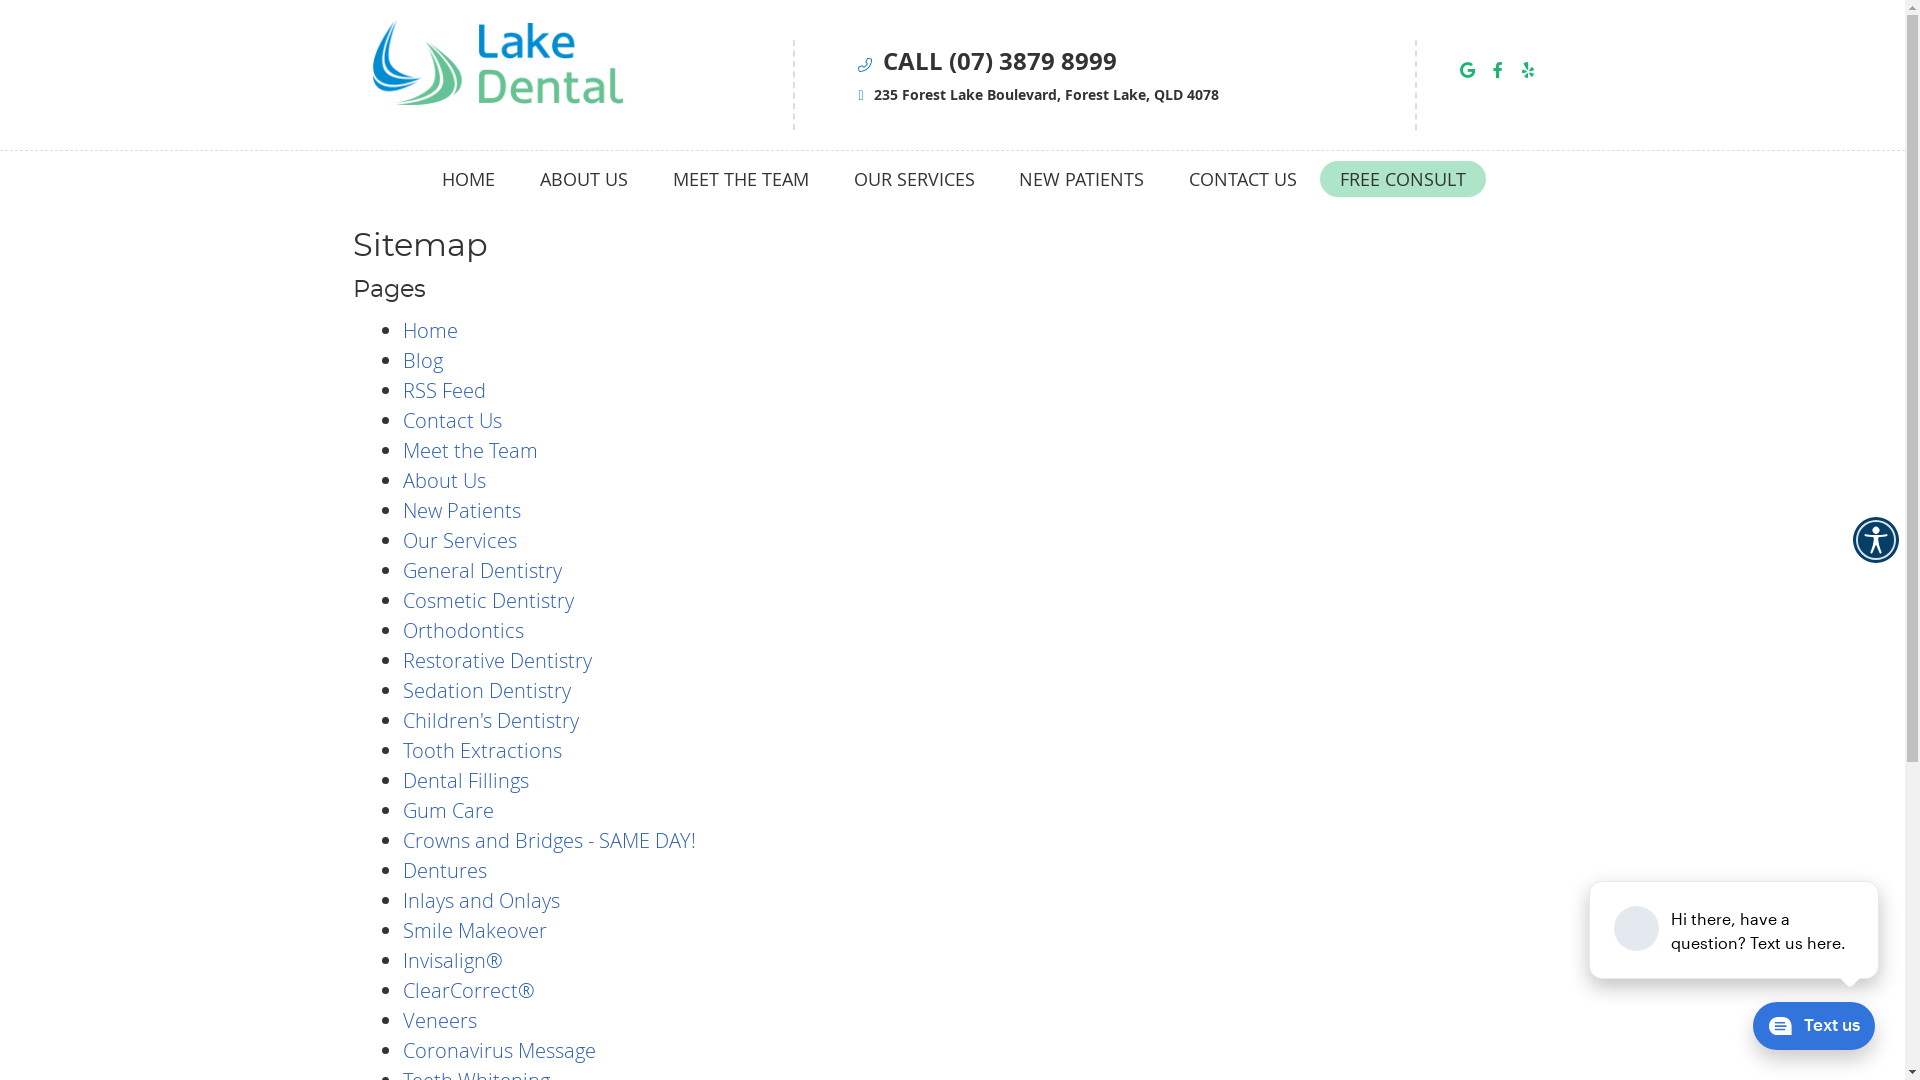 Image resolution: width=1920 pixels, height=1080 pixels. What do you see at coordinates (443, 869) in the screenshot?
I see `'Dentures'` at bounding box center [443, 869].